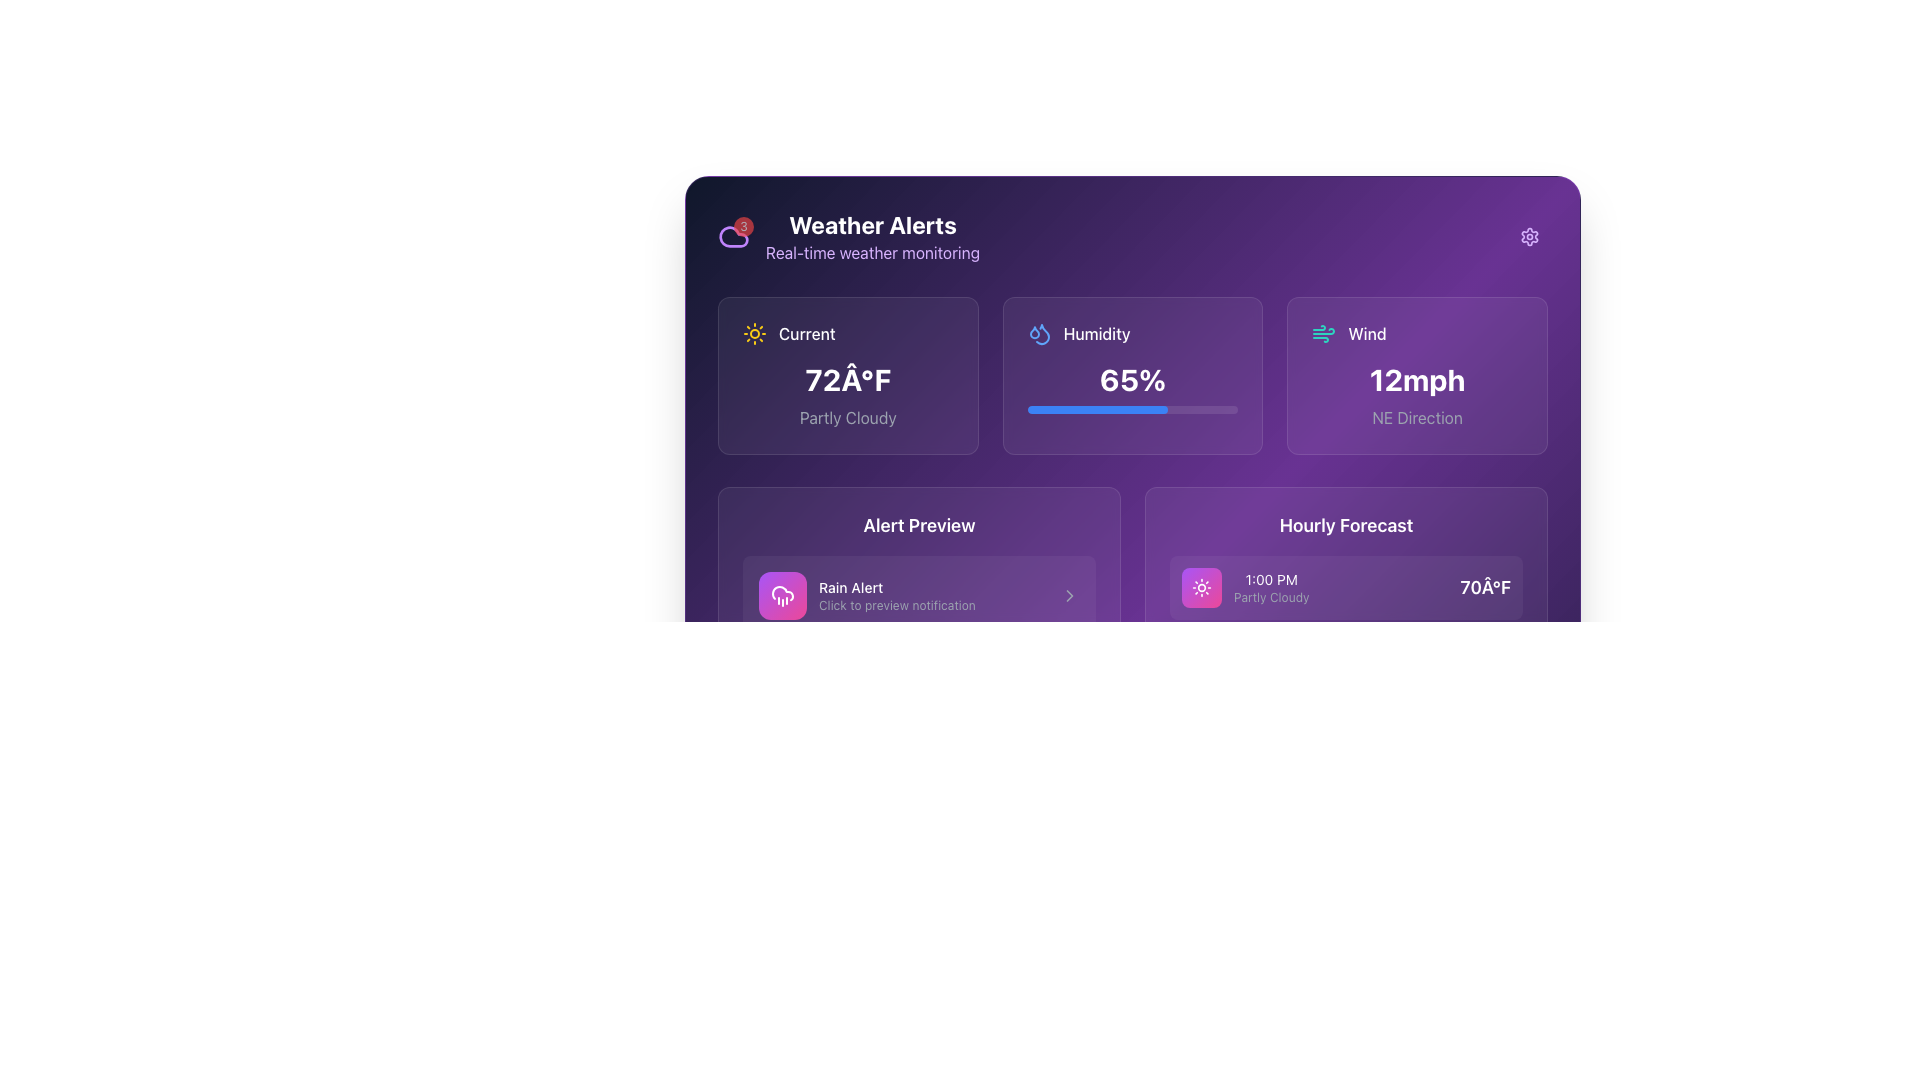  Describe the element at coordinates (1132, 375) in the screenshot. I see `value '65%' and the description below the title 'Humidity' on the Information Card with a gradient background, centrally located in the grid under 'Weather Alerts'` at that location.